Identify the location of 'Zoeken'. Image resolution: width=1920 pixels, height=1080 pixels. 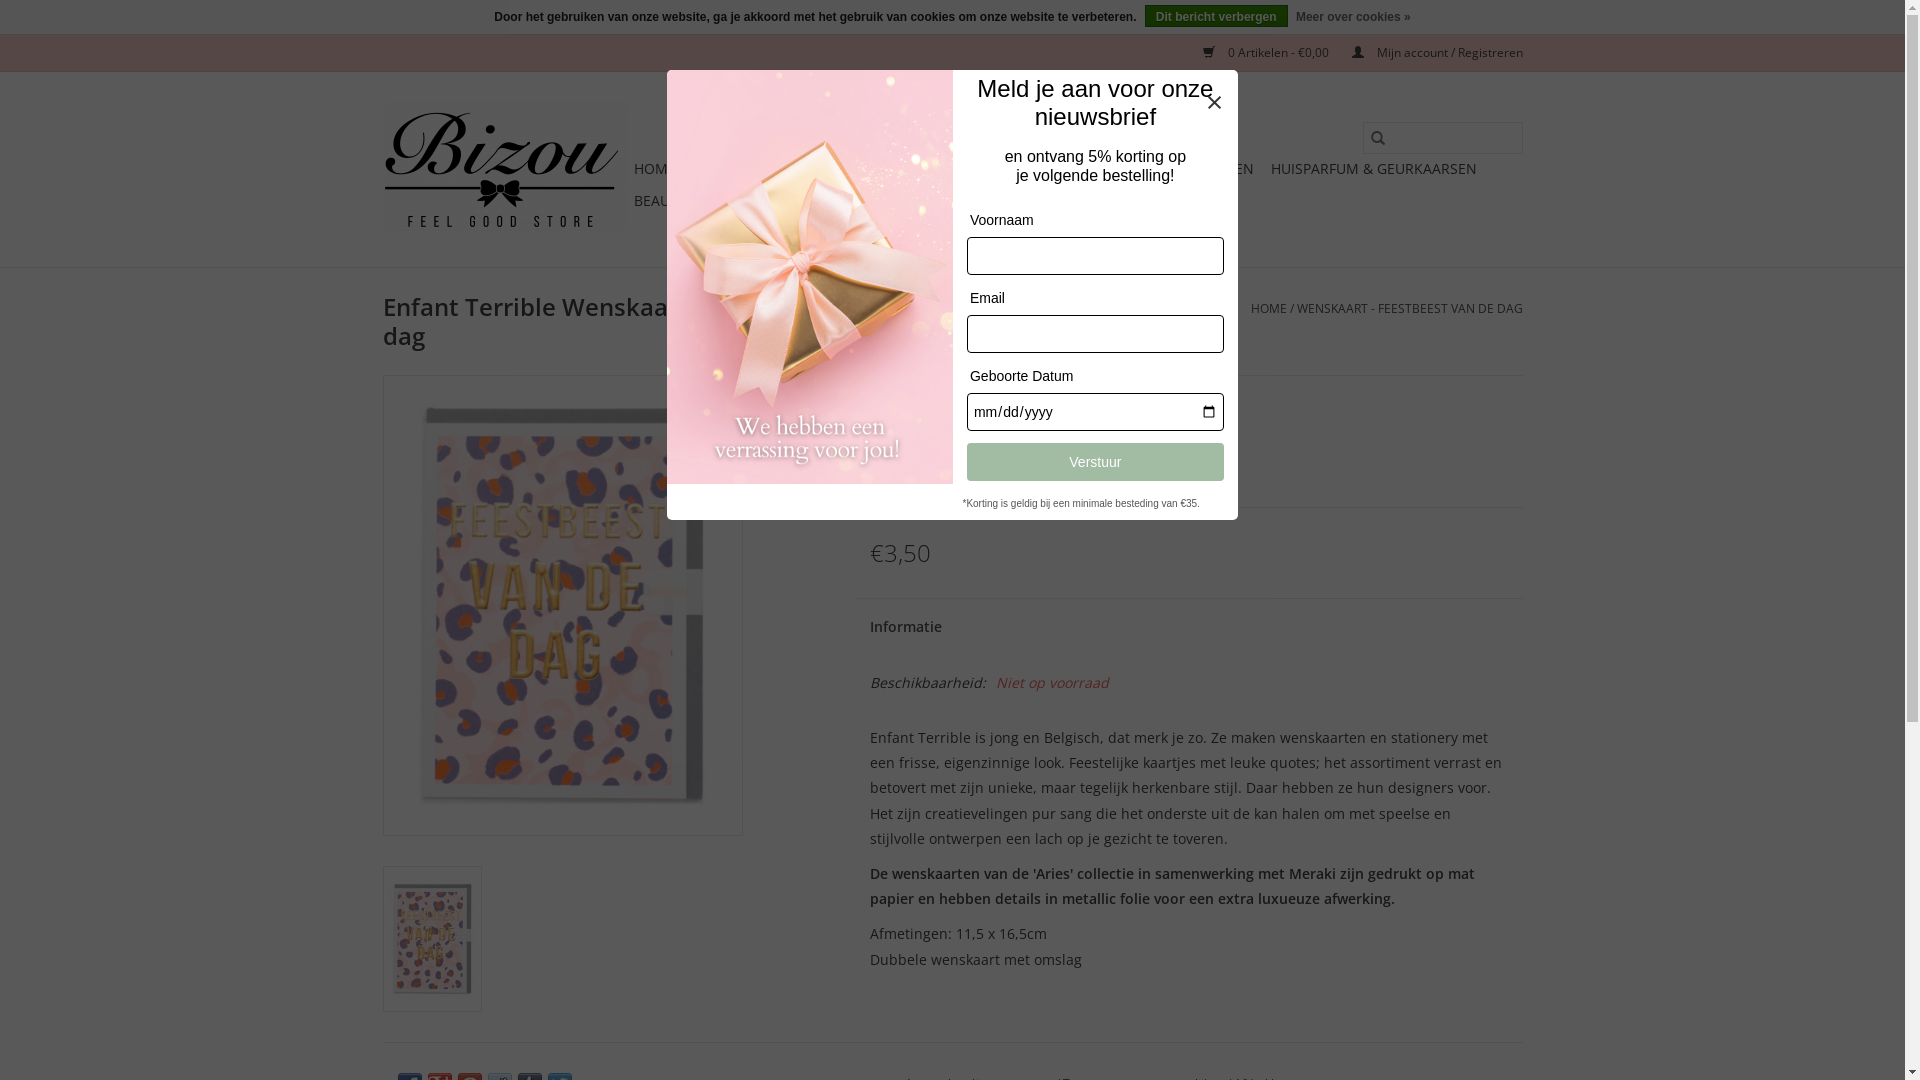
(1361, 137).